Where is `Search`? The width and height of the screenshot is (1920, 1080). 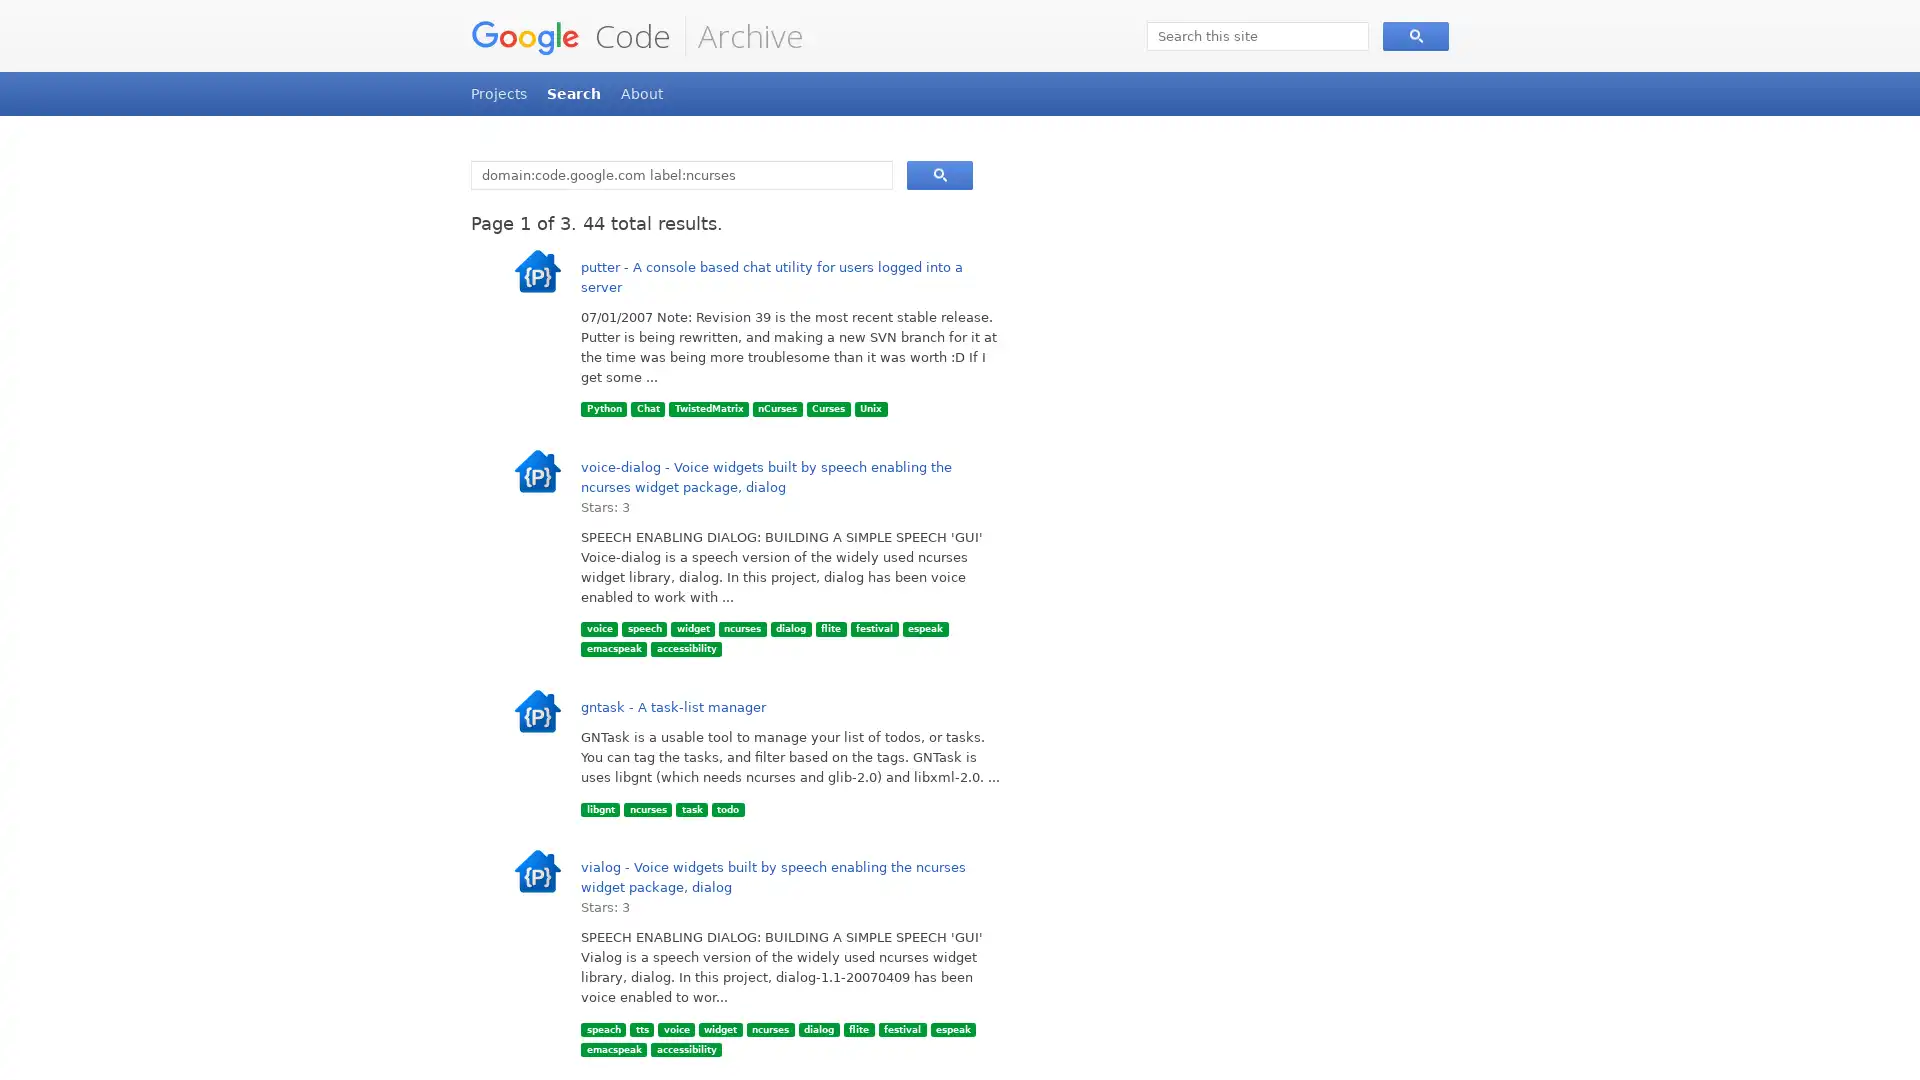
Search is located at coordinates (1415, 36).